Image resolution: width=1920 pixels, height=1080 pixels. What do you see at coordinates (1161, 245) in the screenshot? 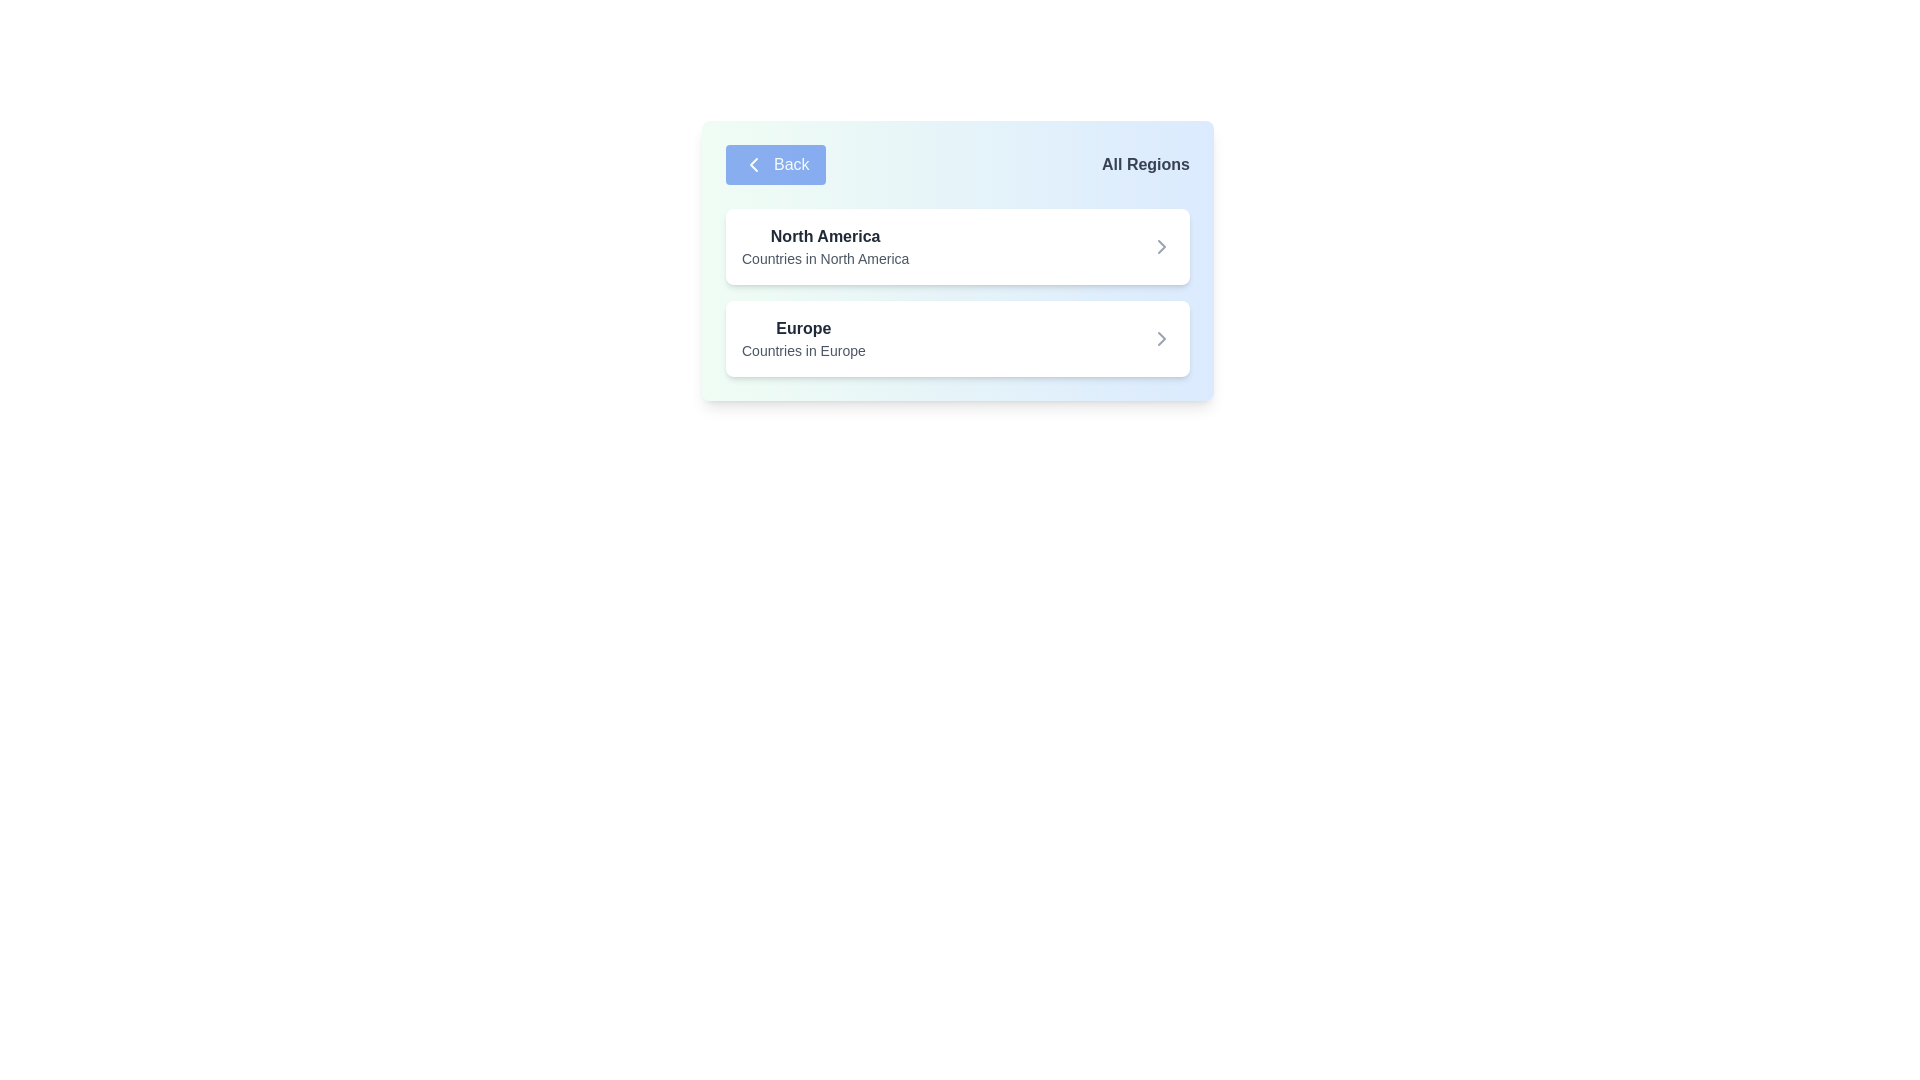
I see `the navigation icon located at the far right side of the 'North America' region selection card` at bounding box center [1161, 245].